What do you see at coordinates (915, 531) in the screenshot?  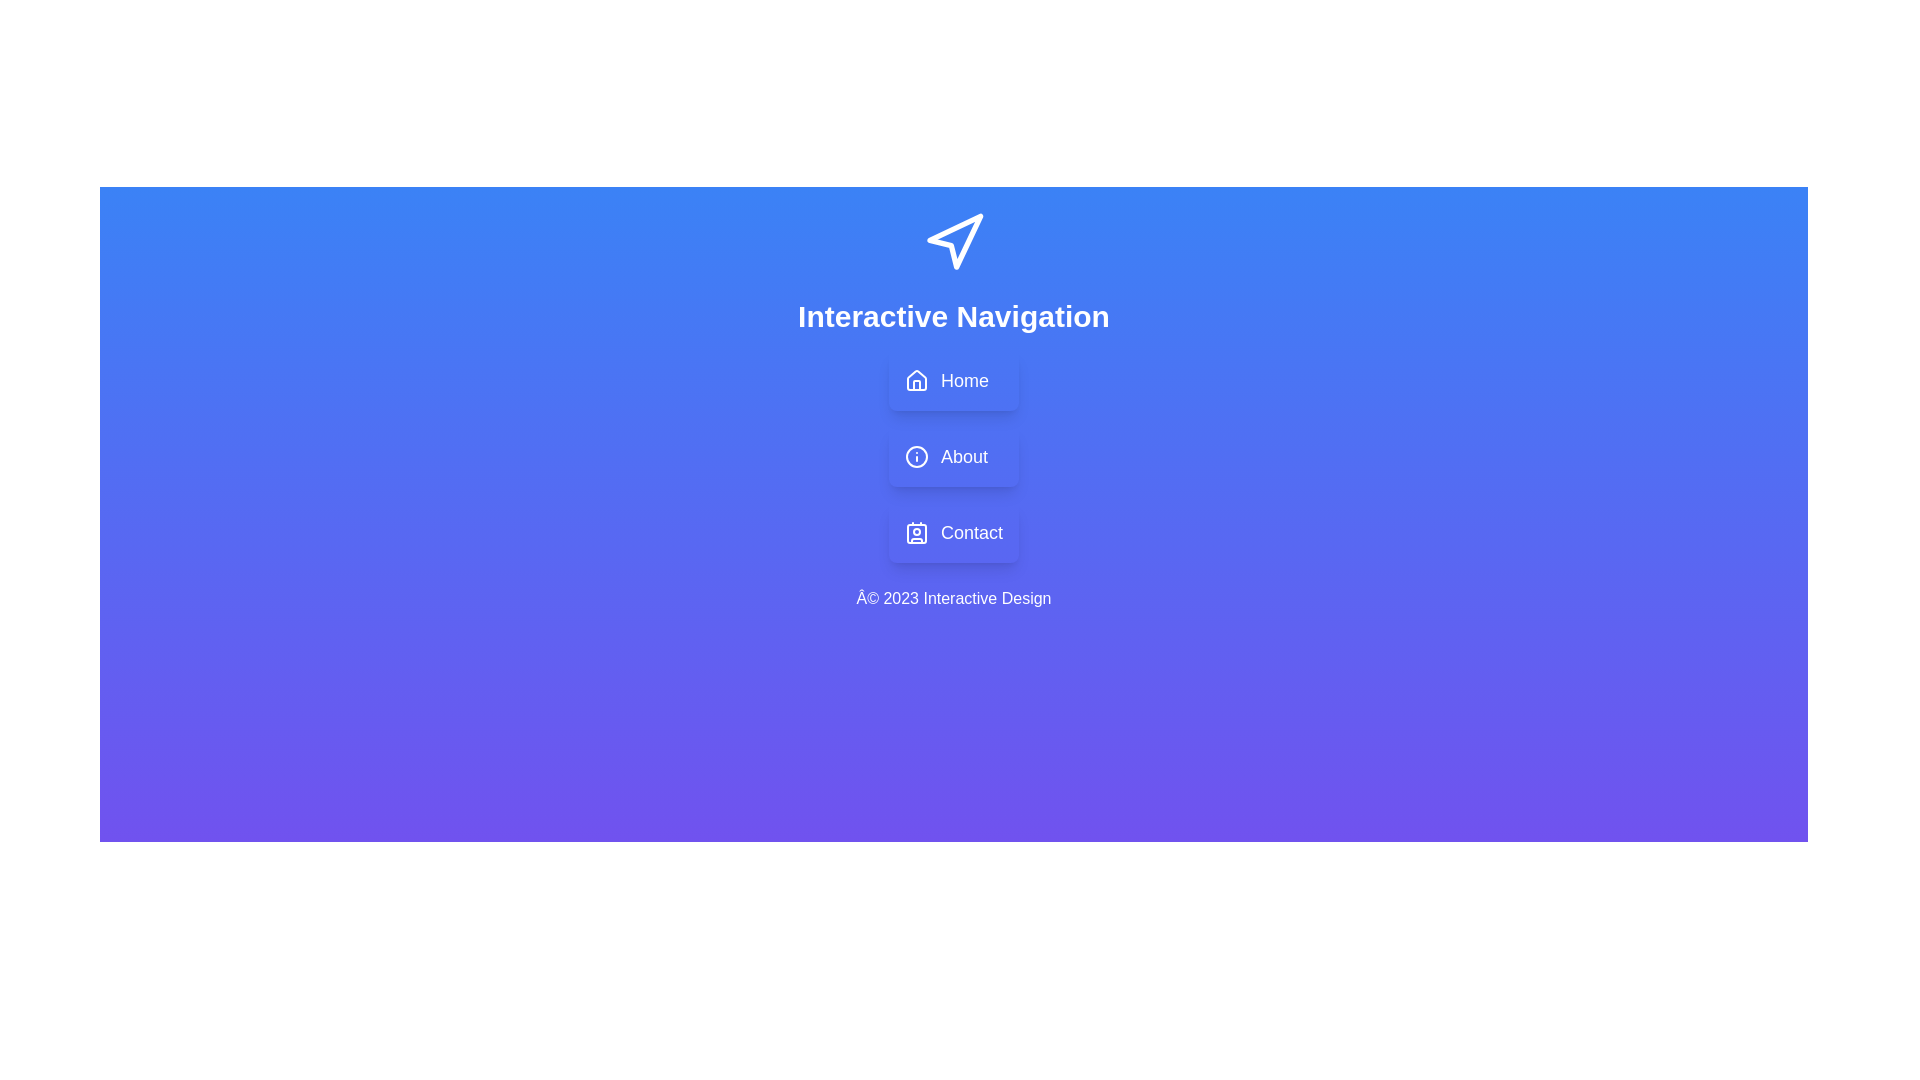 I see `the surrounding button of the identification/contact card SVG icon located in the 'Contact' option of the navigation menu` at bounding box center [915, 531].